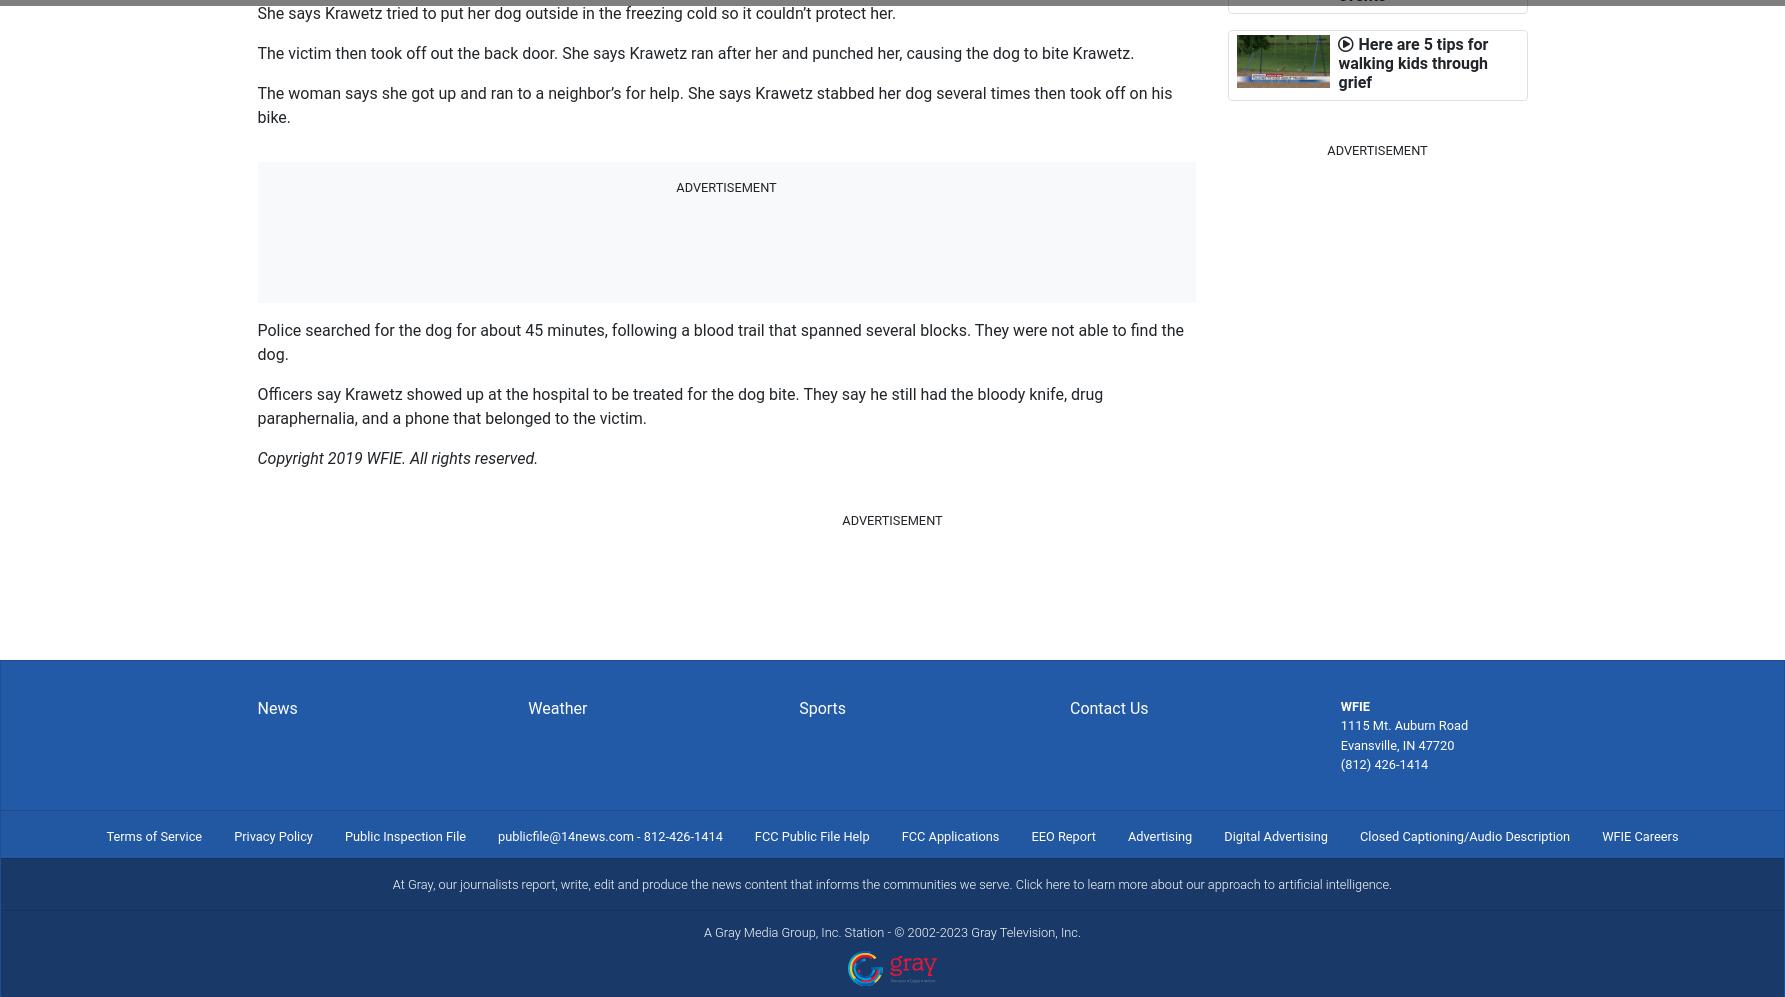 The image size is (1785, 997). I want to click on 'WFIE', so click(1339, 705).